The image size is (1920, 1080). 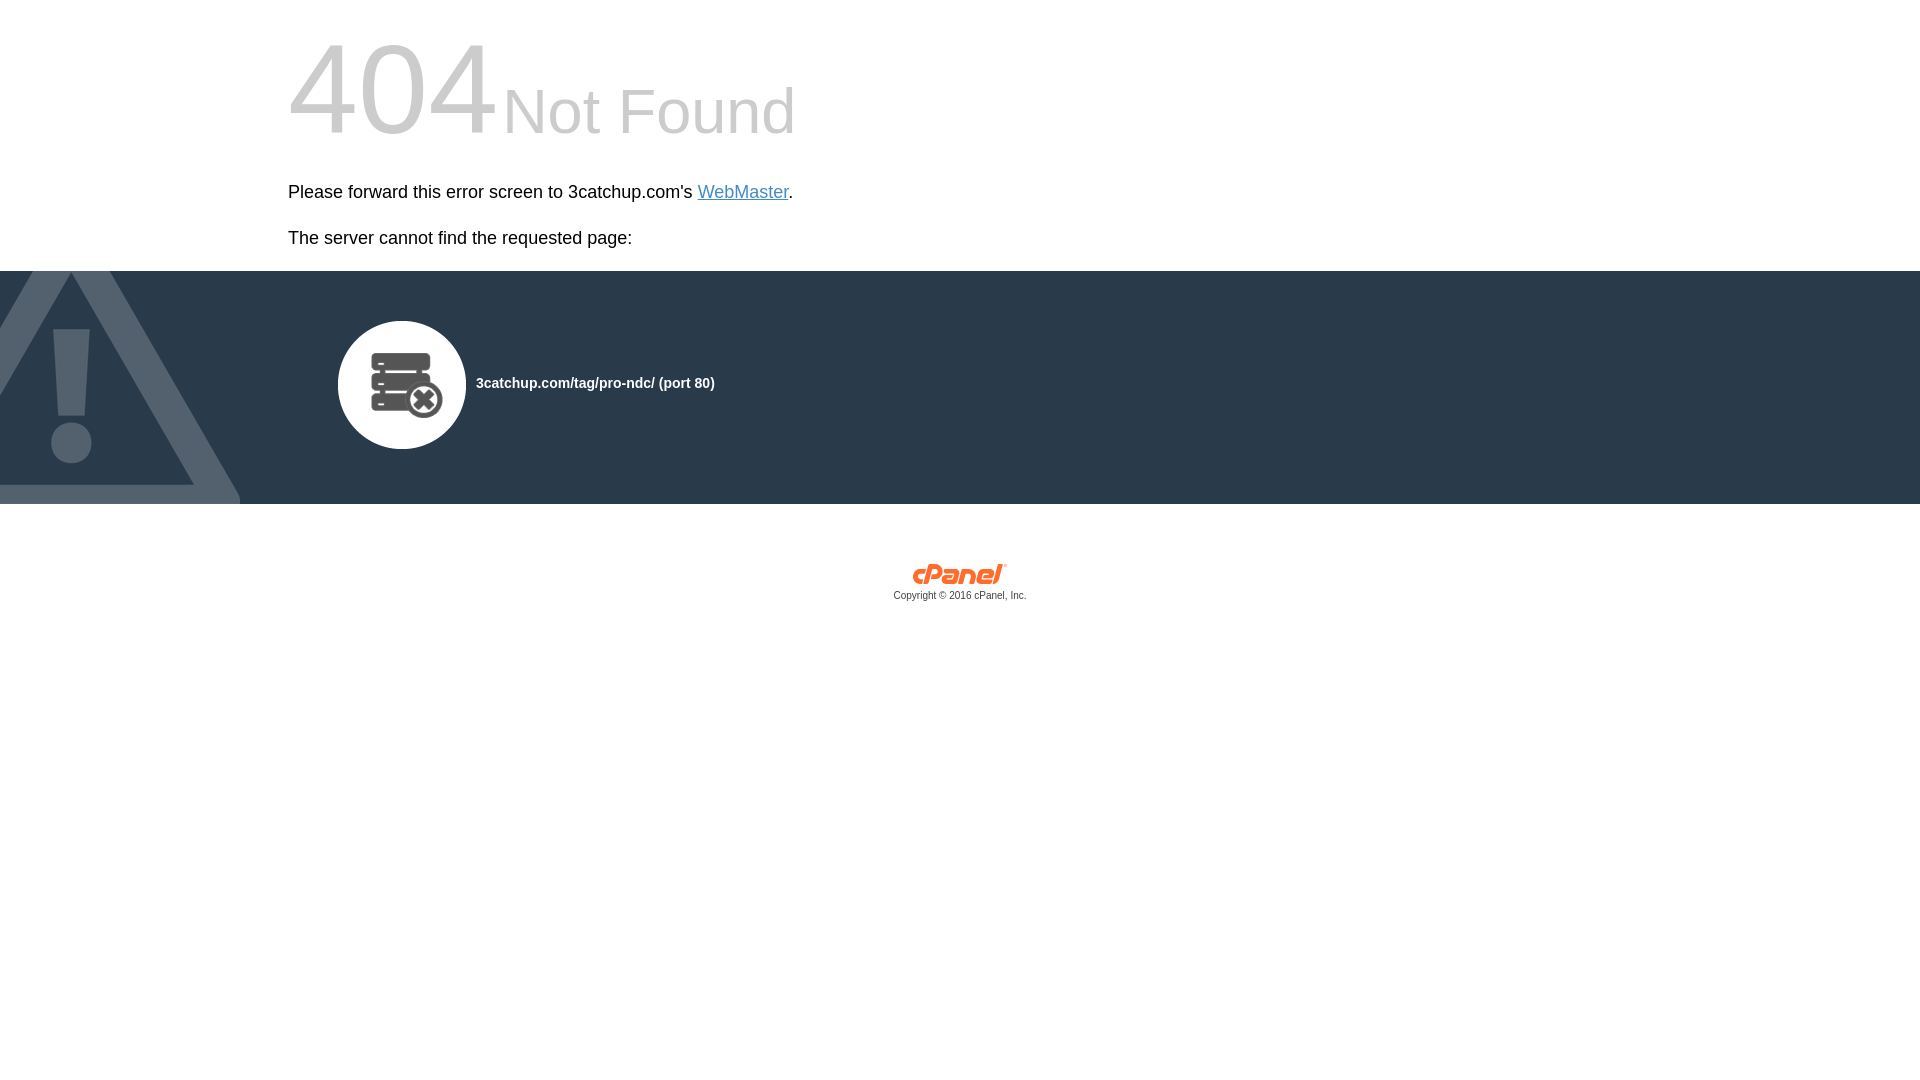 I want to click on 'WebMaster', so click(x=742, y=192).